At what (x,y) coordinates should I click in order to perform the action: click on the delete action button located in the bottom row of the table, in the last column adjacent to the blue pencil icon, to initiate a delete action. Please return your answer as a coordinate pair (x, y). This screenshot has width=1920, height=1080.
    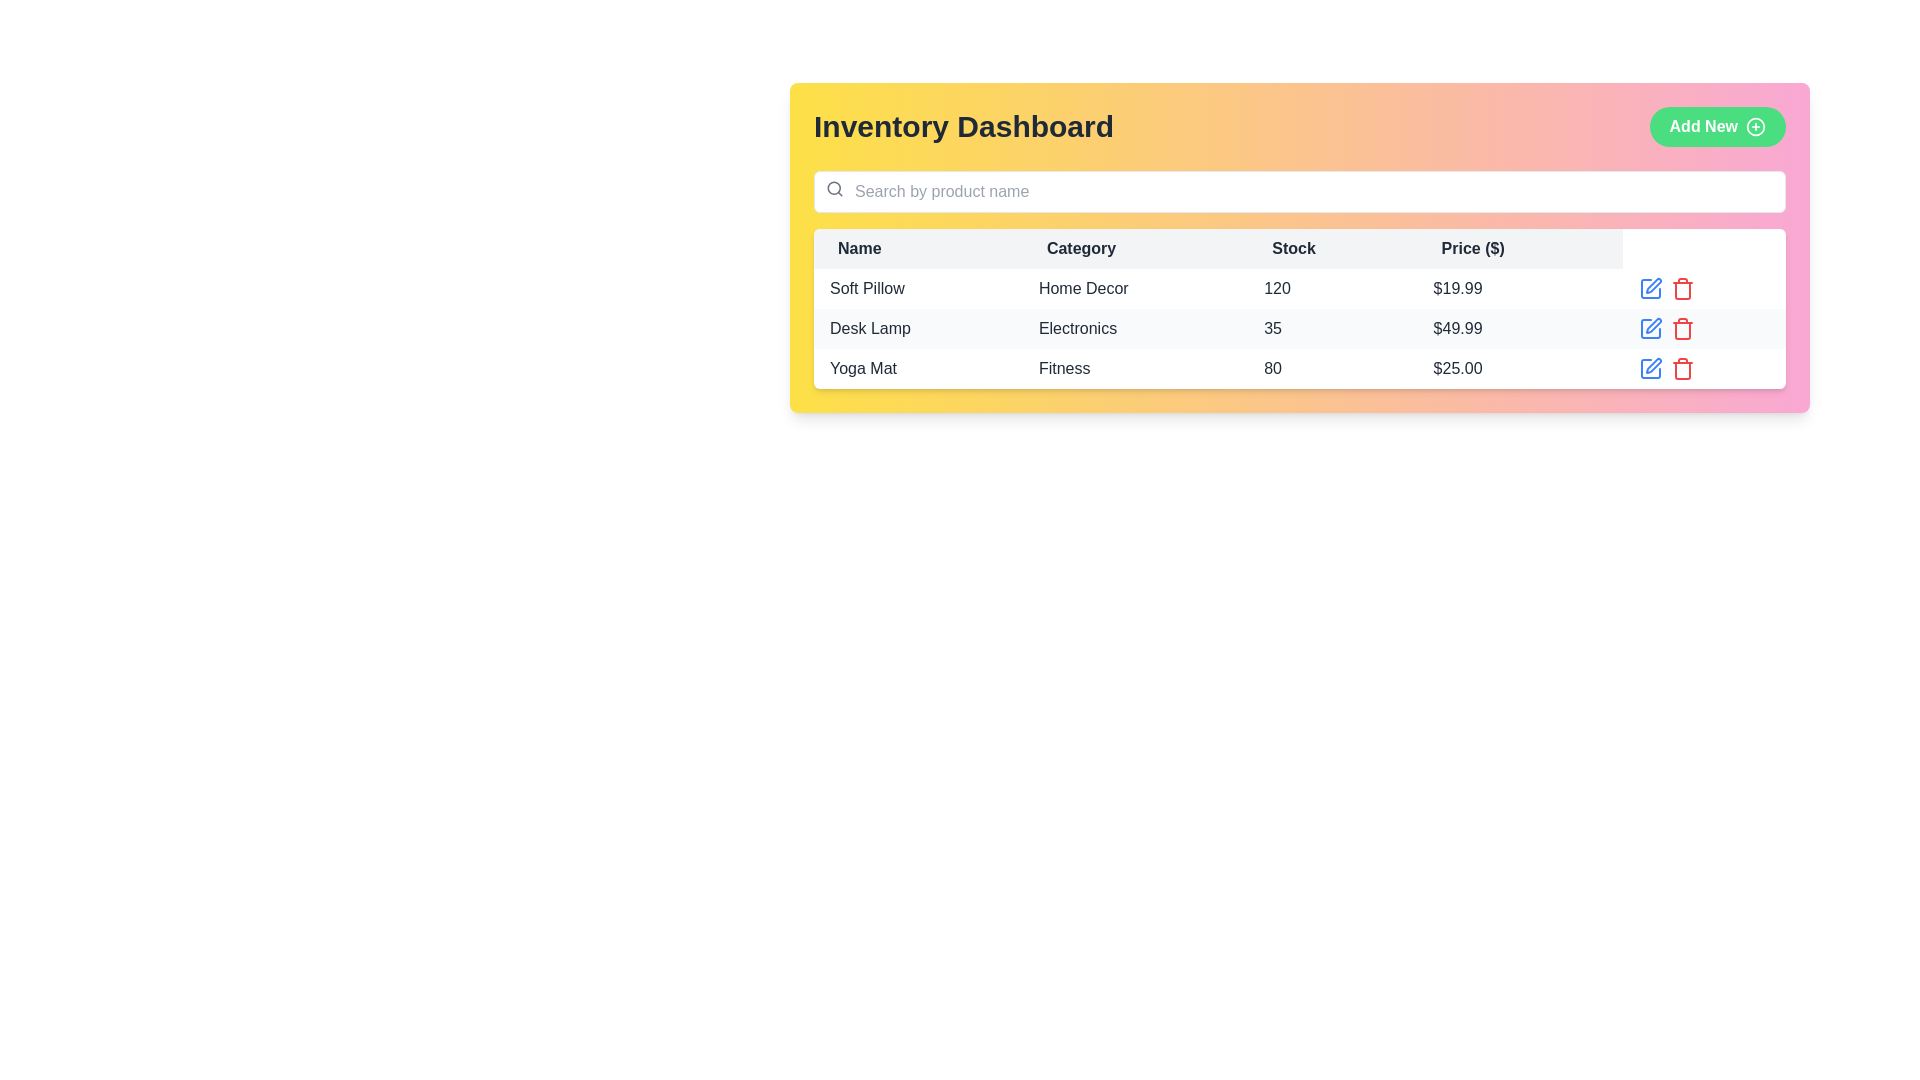
    Looking at the image, I should click on (1682, 289).